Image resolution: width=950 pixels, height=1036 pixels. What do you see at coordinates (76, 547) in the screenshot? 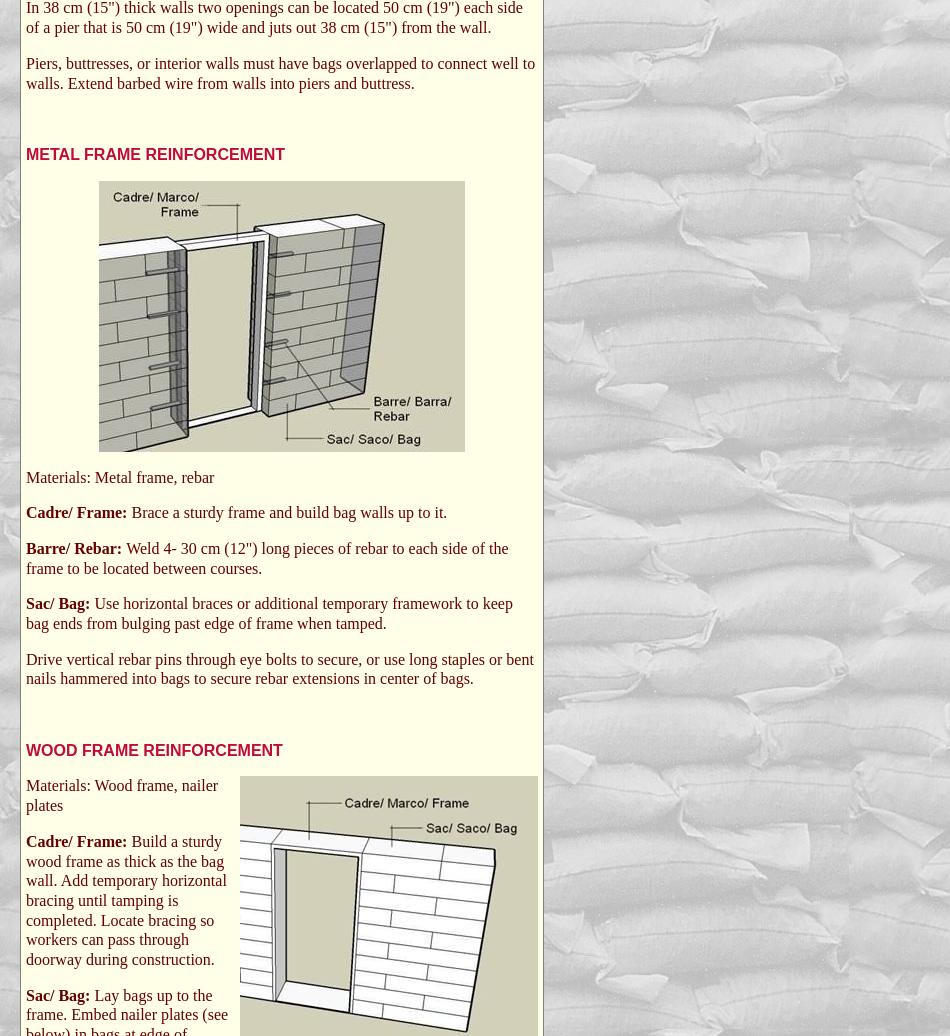
I see `'Barre/ Rebar:'` at bounding box center [76, 547].